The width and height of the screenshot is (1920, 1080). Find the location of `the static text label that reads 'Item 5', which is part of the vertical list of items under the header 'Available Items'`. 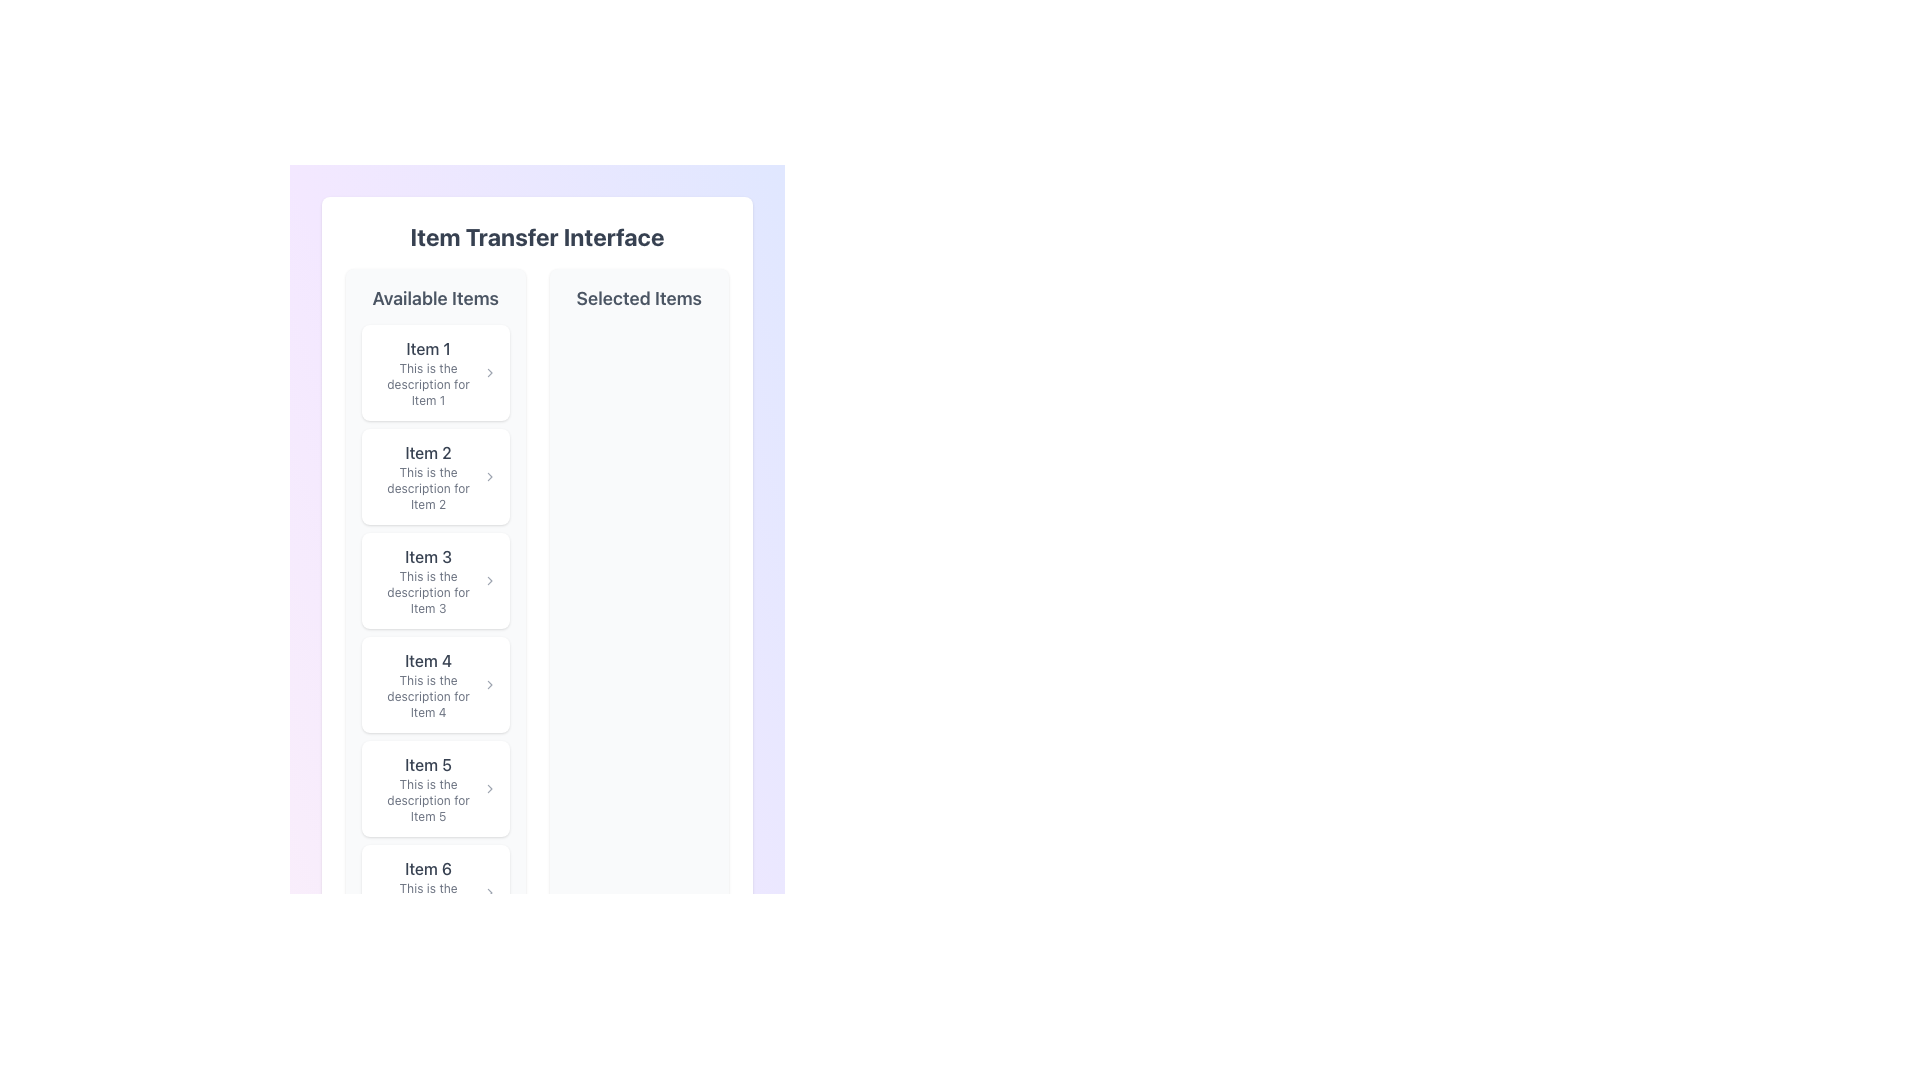

the static text label that reads 'Item 5', which is part of the vertical list of items under the header 'Available Items' is located at coordinates (427, 764).